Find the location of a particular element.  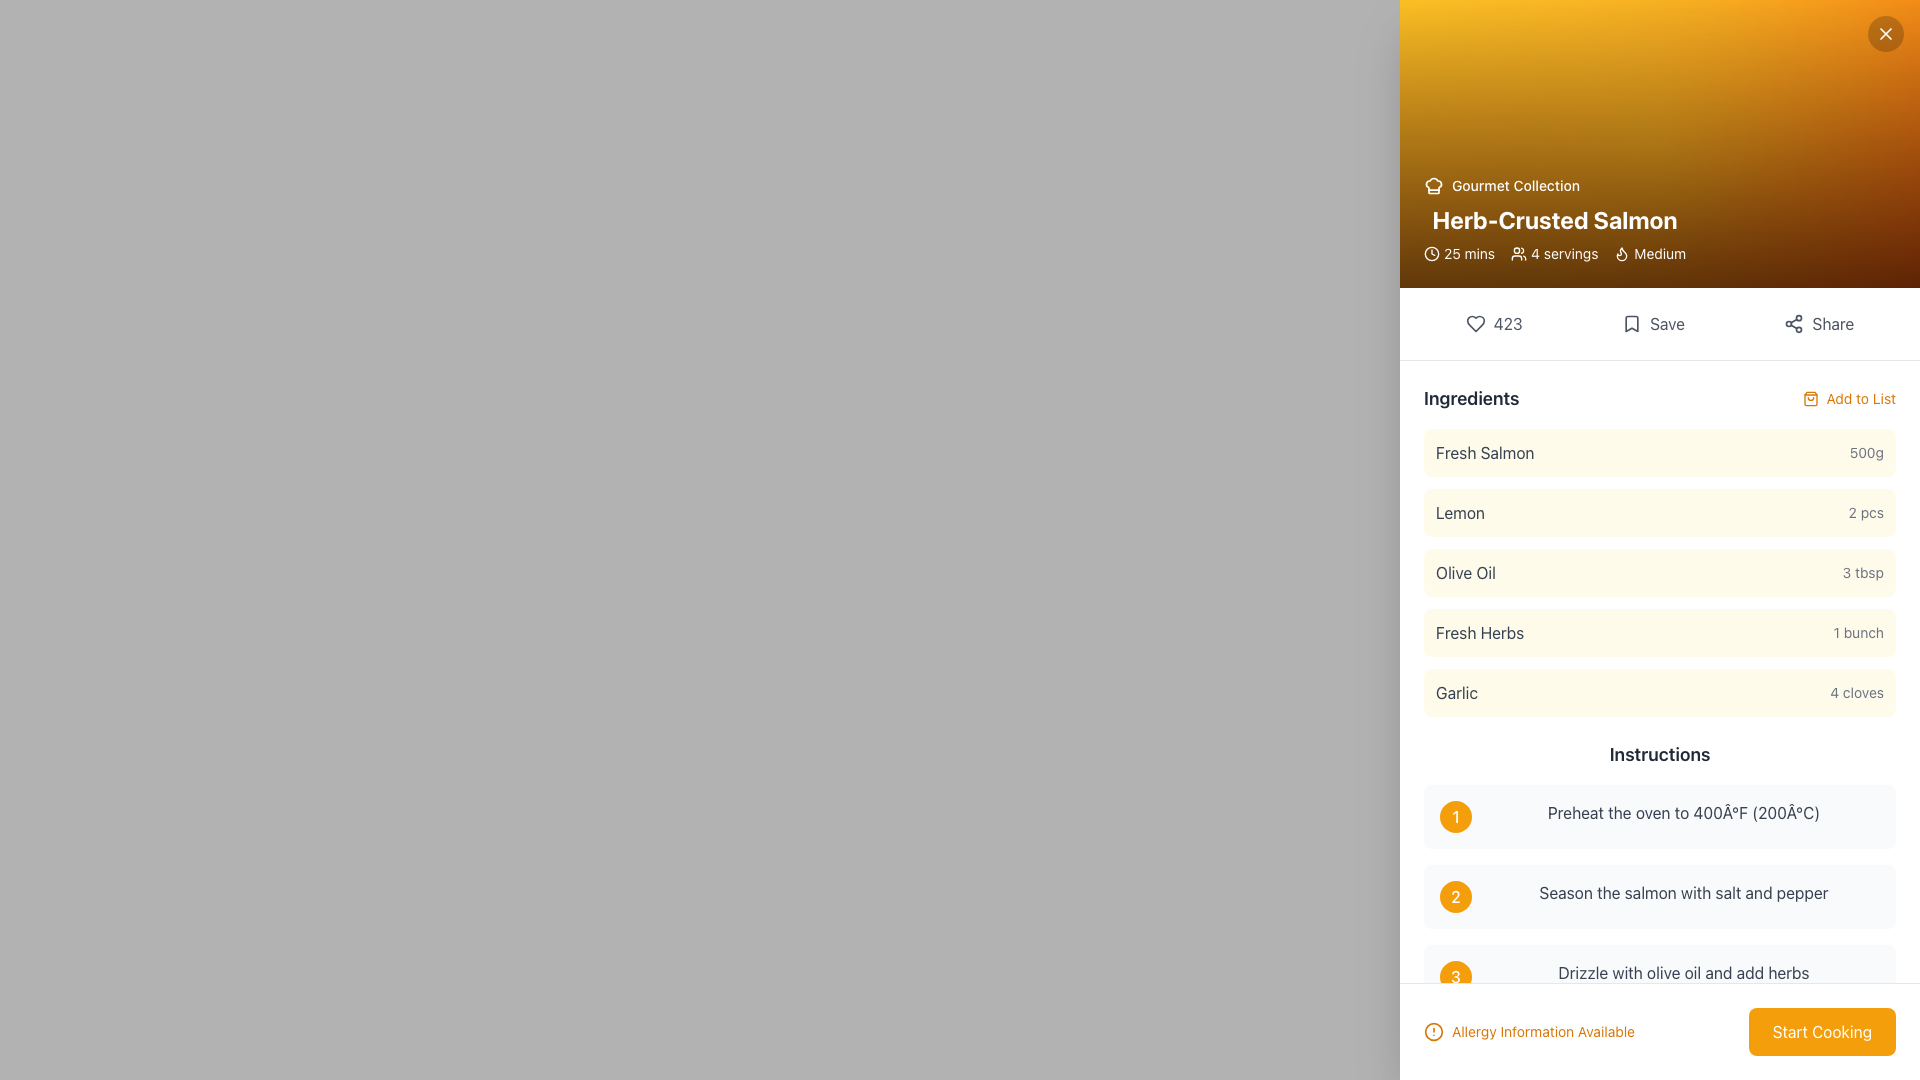

the minimalistic group of people icon located to the left of the text '4 servings' in the header section of the interface is located at coordinates (1519, 253).